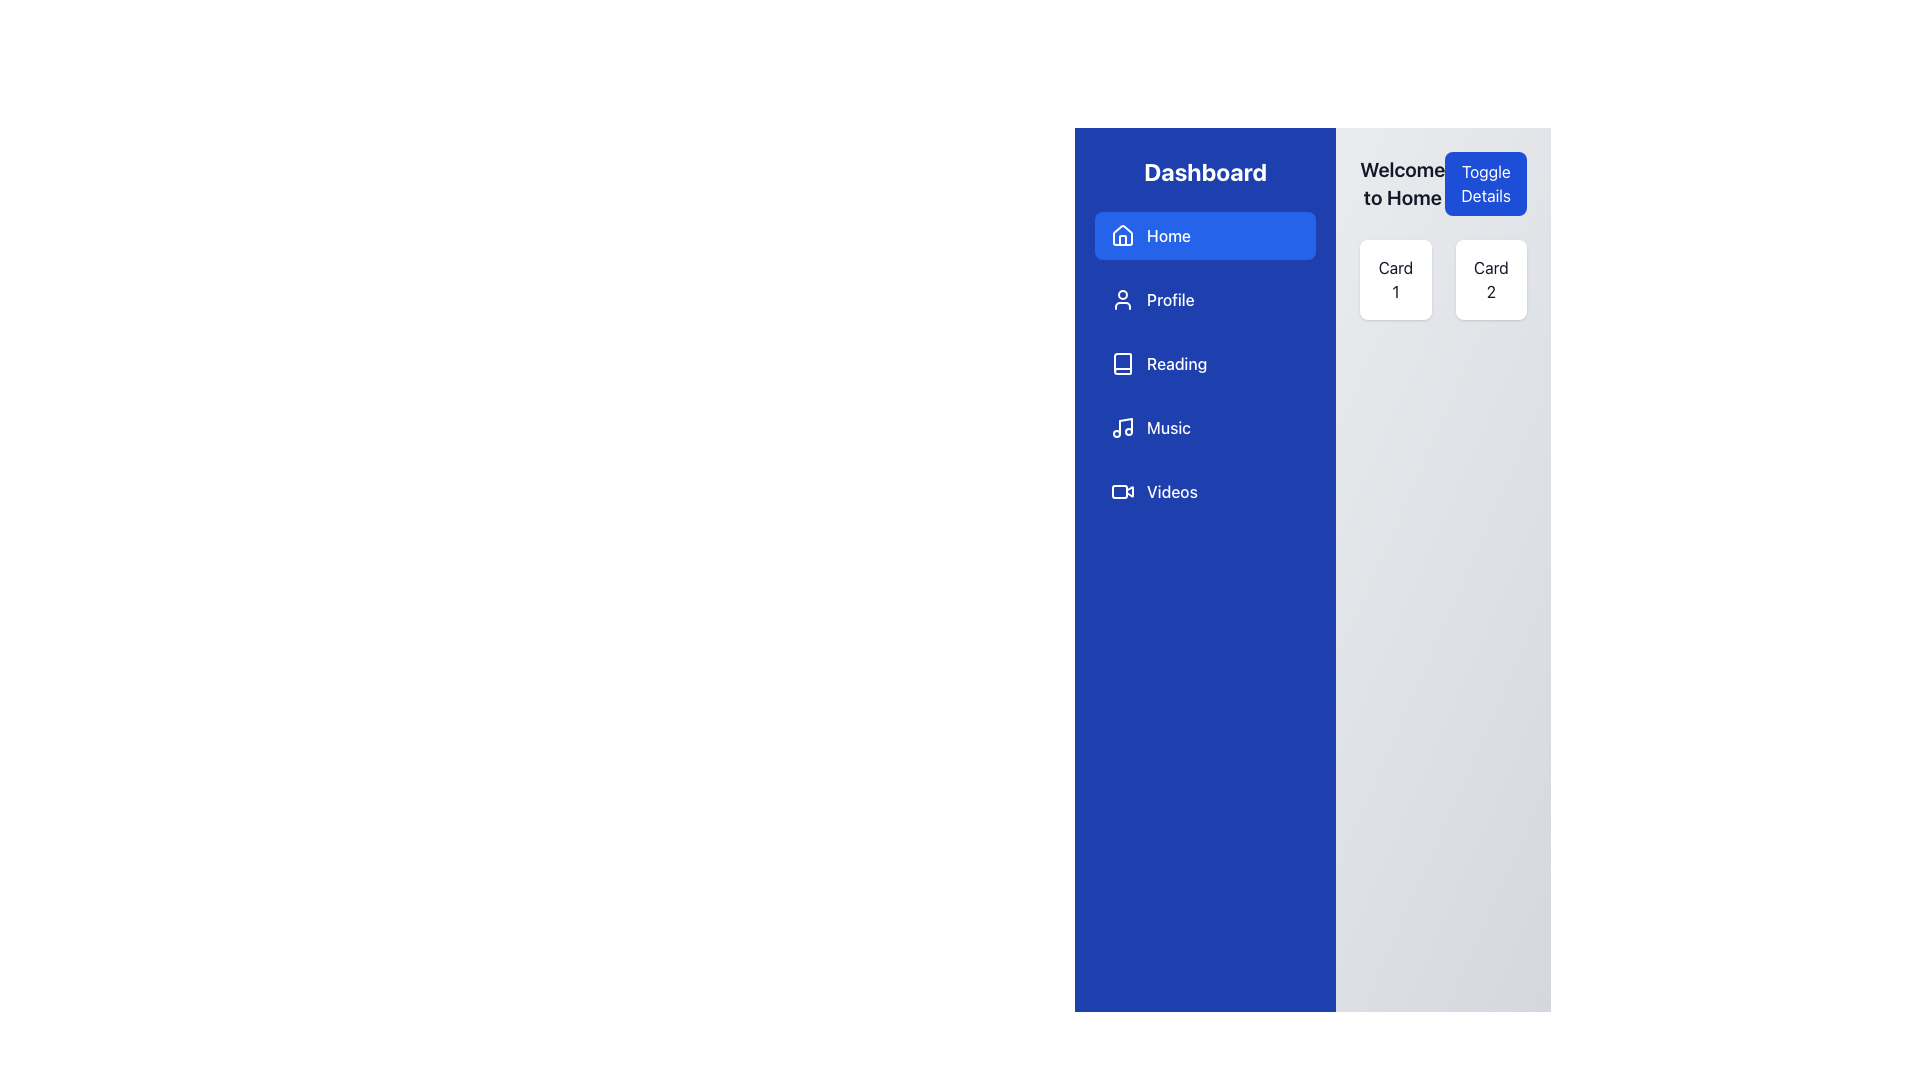 The height and width of the screenshot is (1080, 1920). Describe the element at coordinates (1177, 363) in the screenshot. I see `text label for the 'Reading' menu item located in the navigation sidebar, adjacent to the book icon` at that location.